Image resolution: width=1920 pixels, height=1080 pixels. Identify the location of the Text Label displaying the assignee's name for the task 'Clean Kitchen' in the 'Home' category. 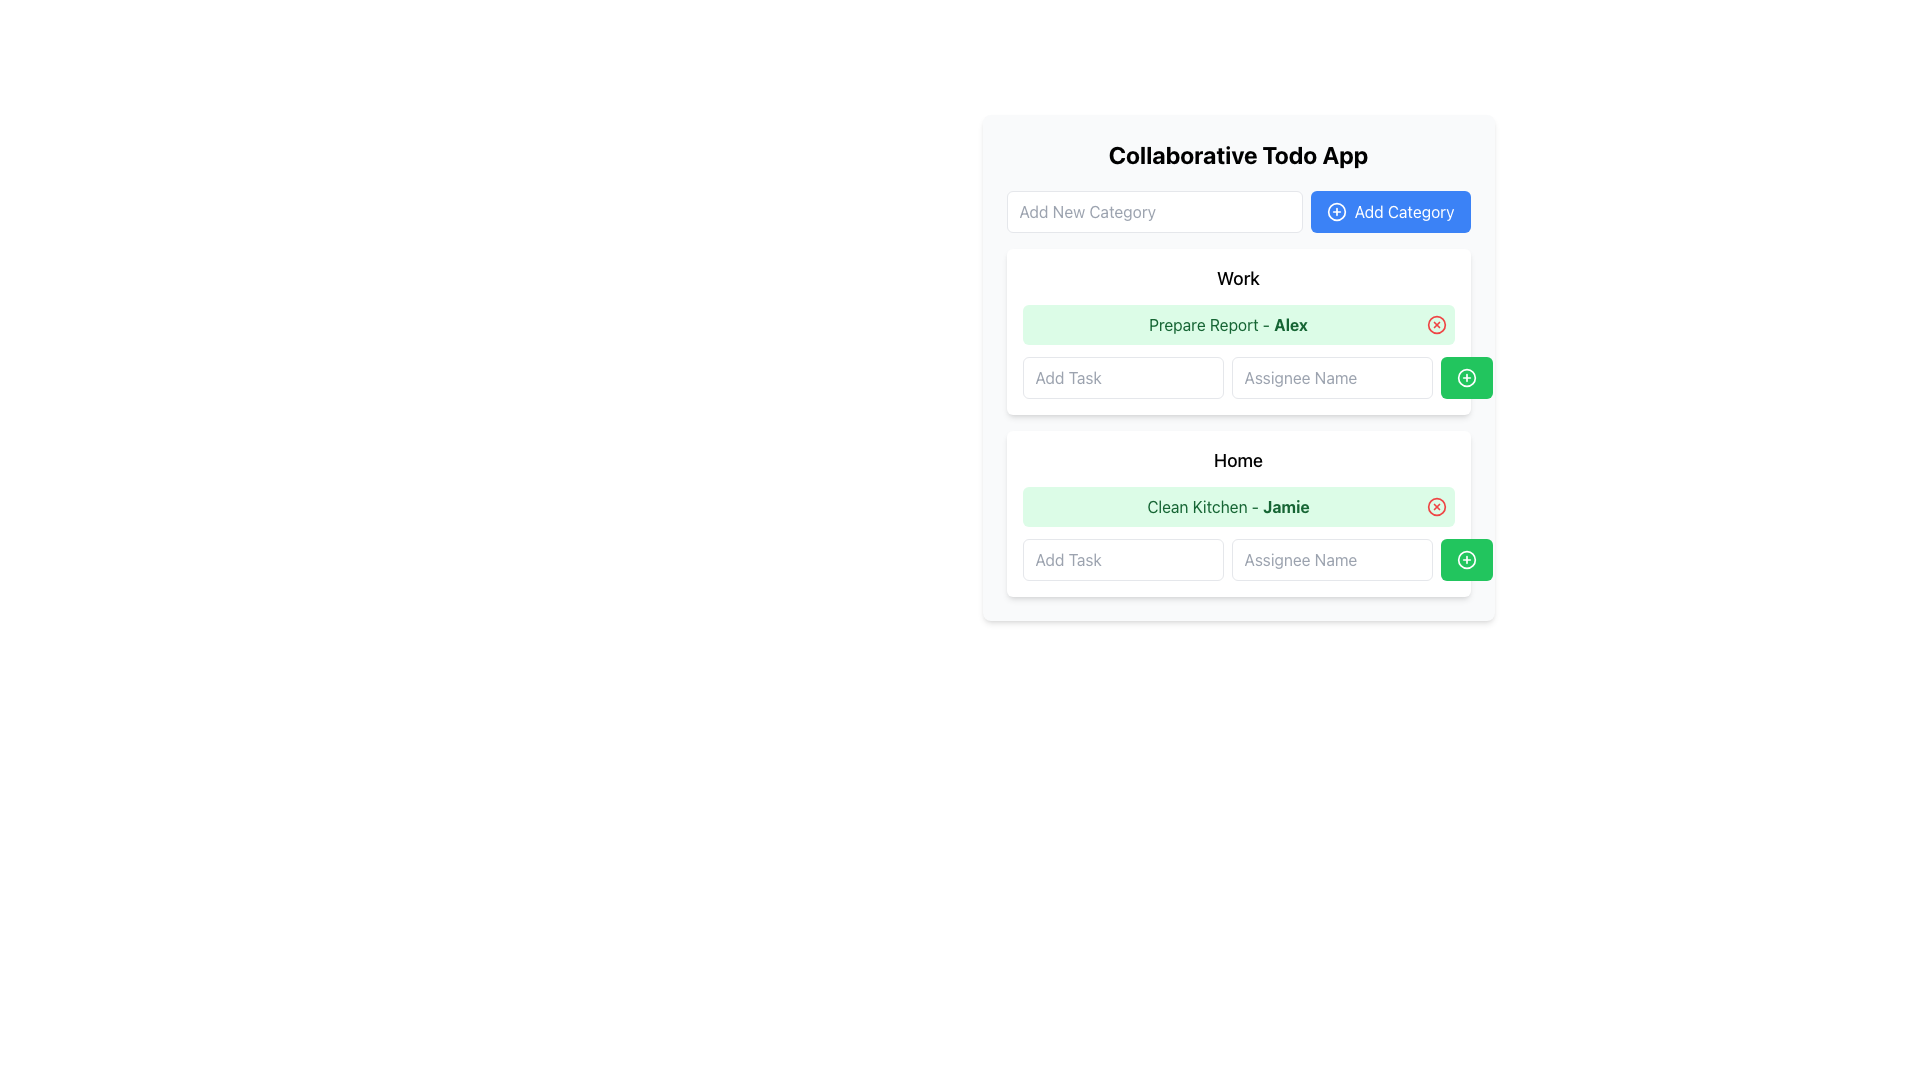
(1286, 505).